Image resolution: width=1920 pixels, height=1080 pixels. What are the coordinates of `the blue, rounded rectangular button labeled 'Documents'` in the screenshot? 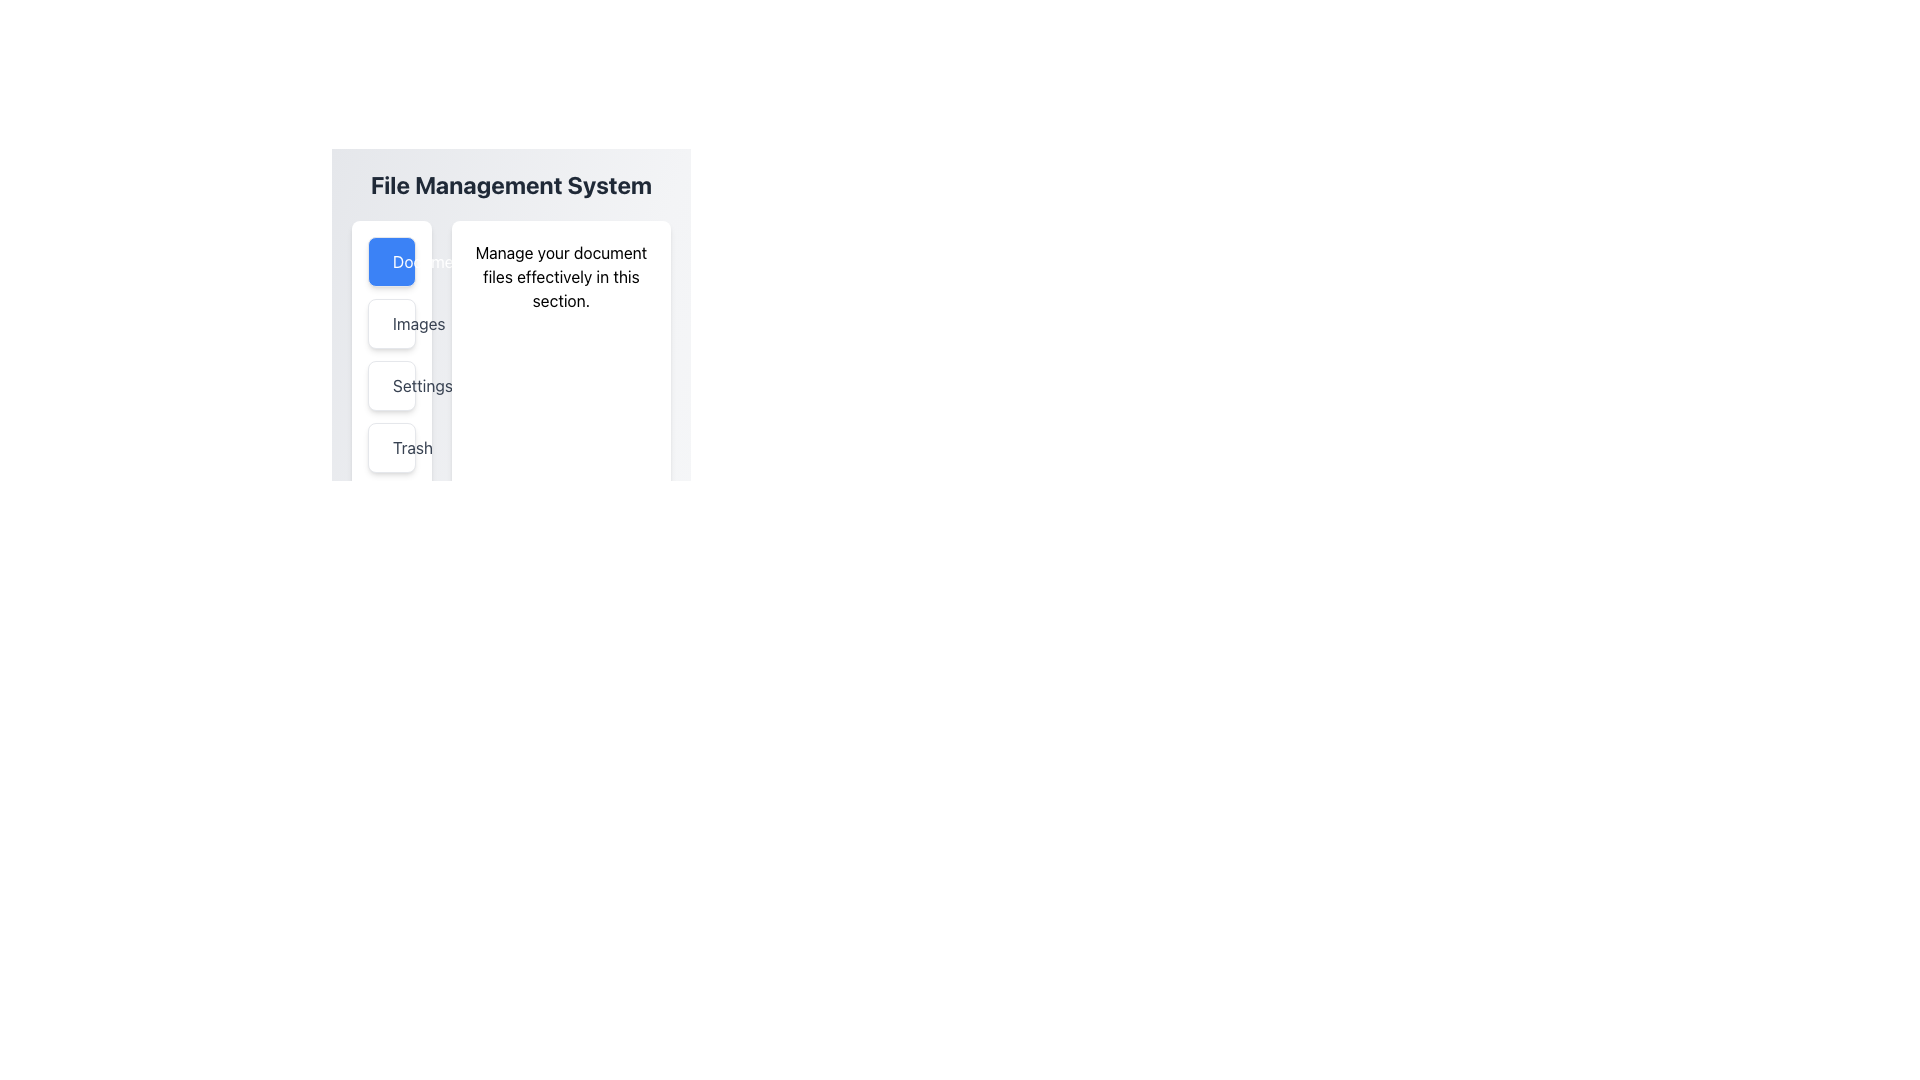 It's located at (391, 261).